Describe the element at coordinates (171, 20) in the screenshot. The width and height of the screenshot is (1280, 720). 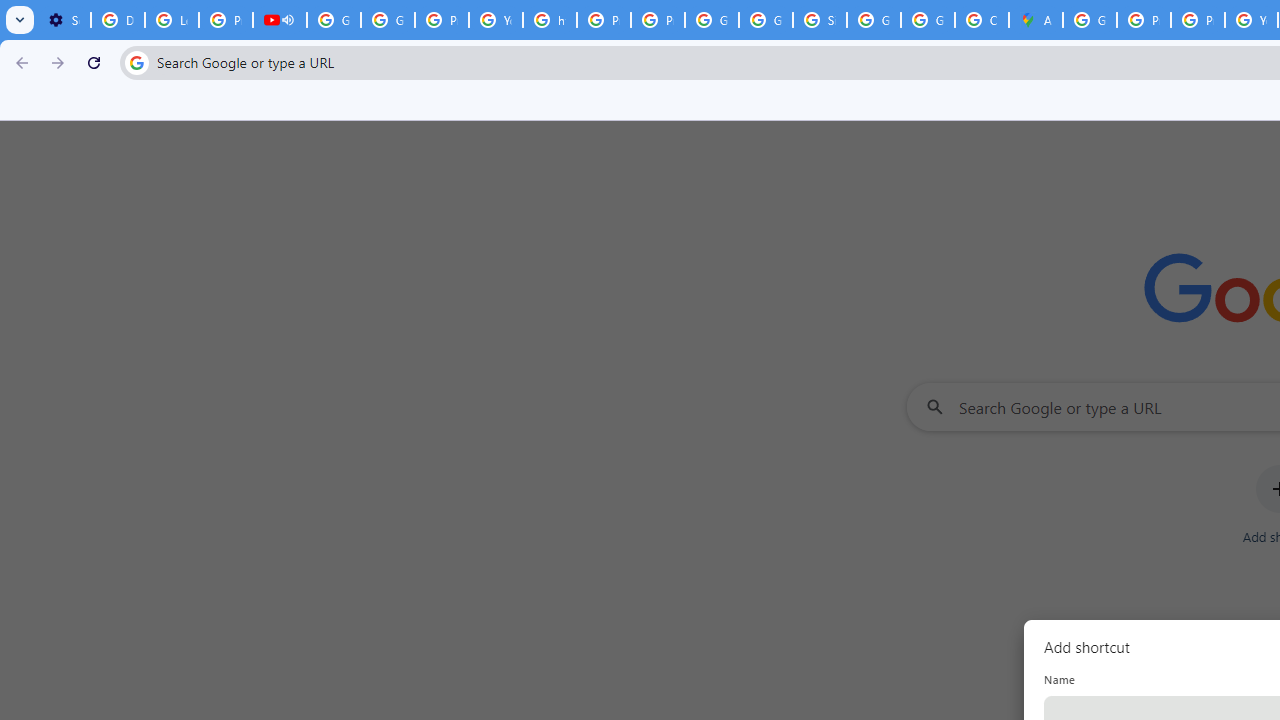
I see `'Learn how to find your photos - Google Photos Help'` at that location.